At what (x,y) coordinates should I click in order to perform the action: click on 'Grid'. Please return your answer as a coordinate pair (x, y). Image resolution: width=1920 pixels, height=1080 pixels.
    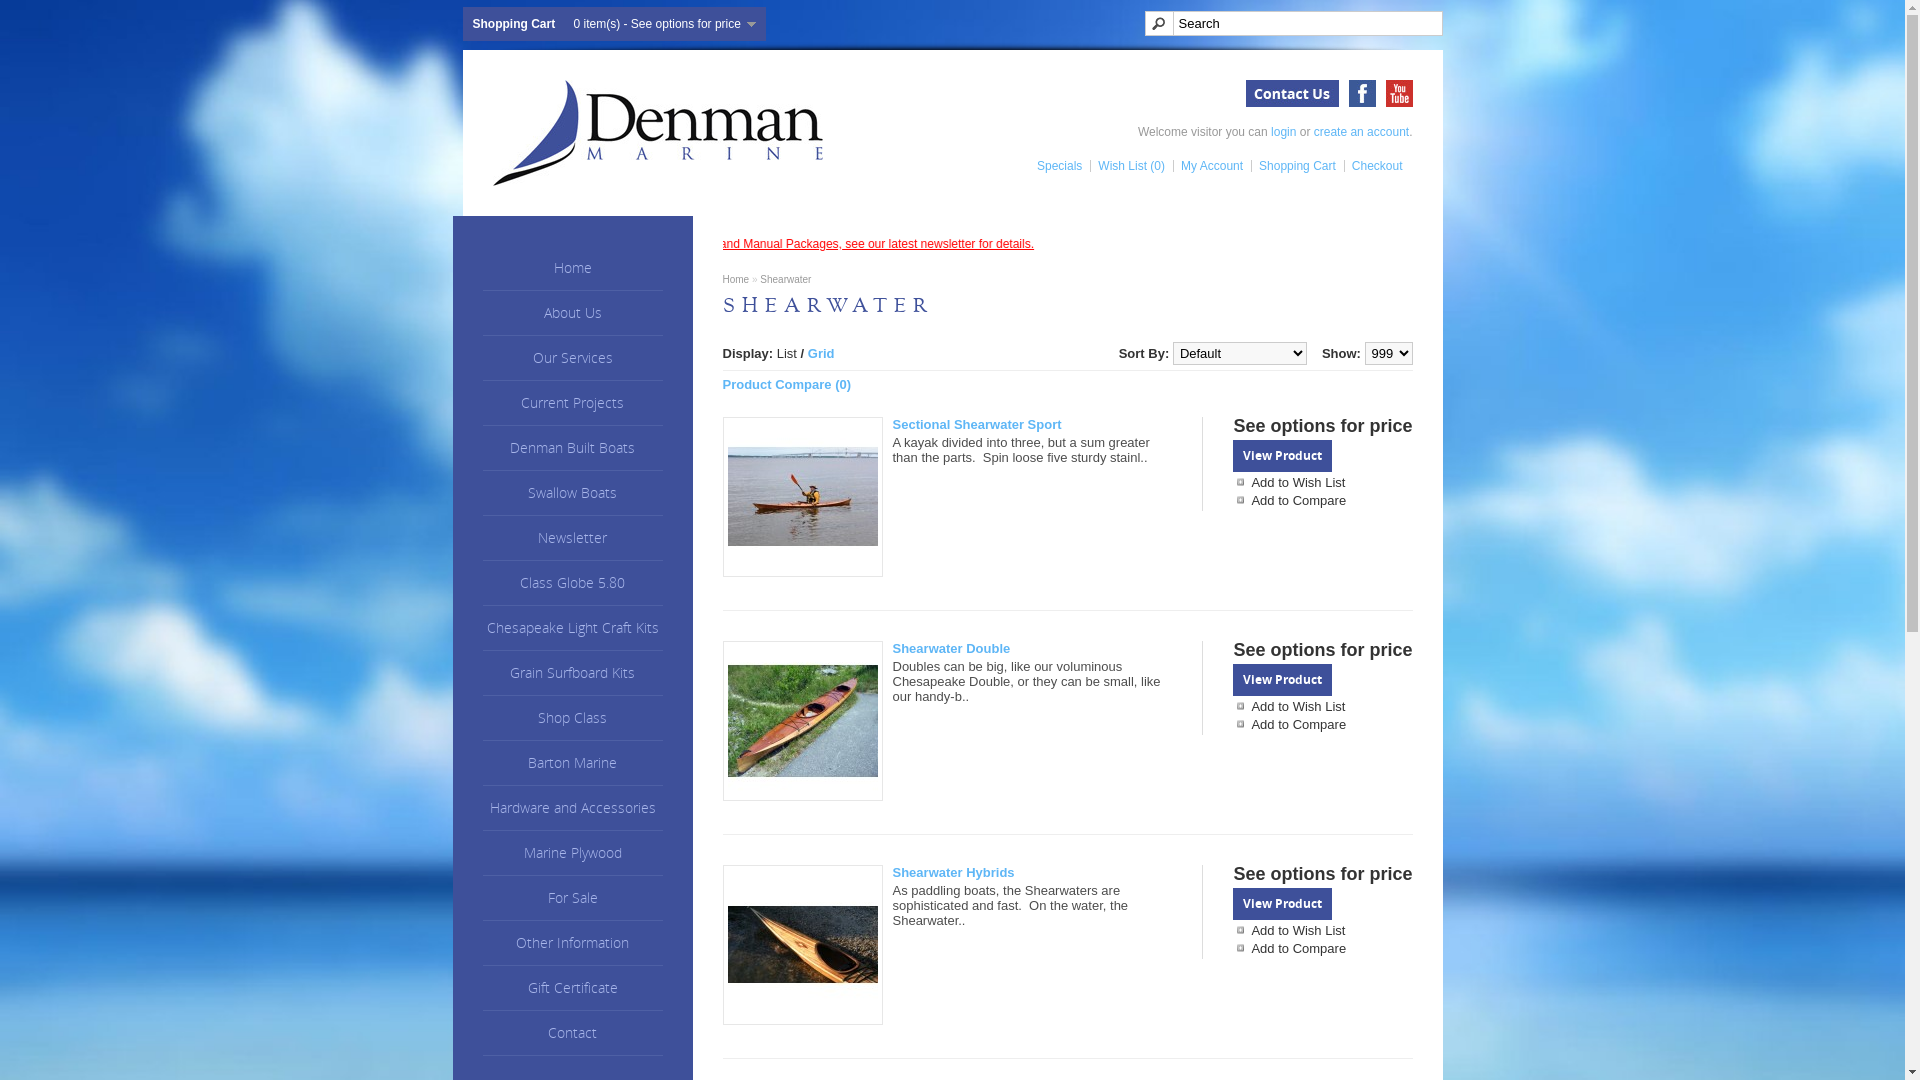
    Looking at the image, I should click on (821, 352).